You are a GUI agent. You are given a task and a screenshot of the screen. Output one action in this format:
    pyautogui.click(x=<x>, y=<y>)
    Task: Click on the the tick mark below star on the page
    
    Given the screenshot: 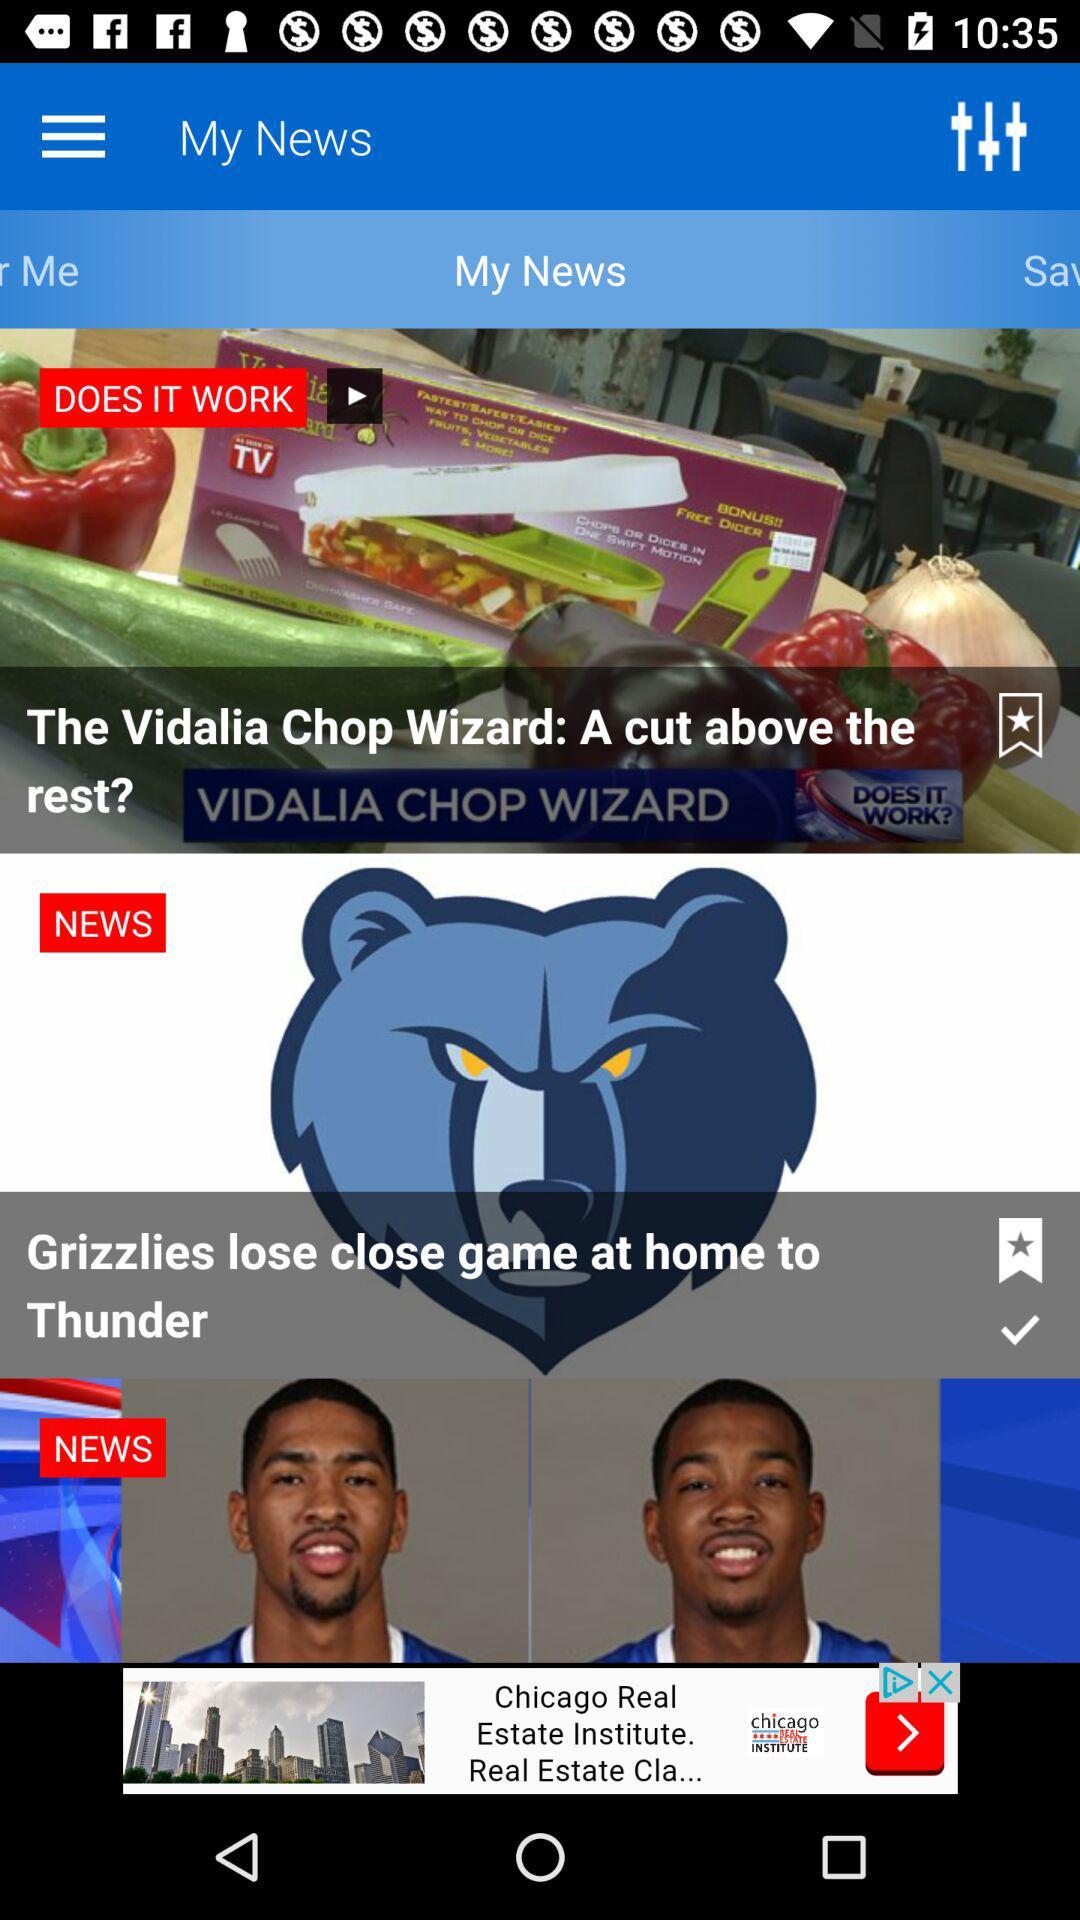 What is the action you would take?
    pyautogui.click(x=1020, y=1329)
    